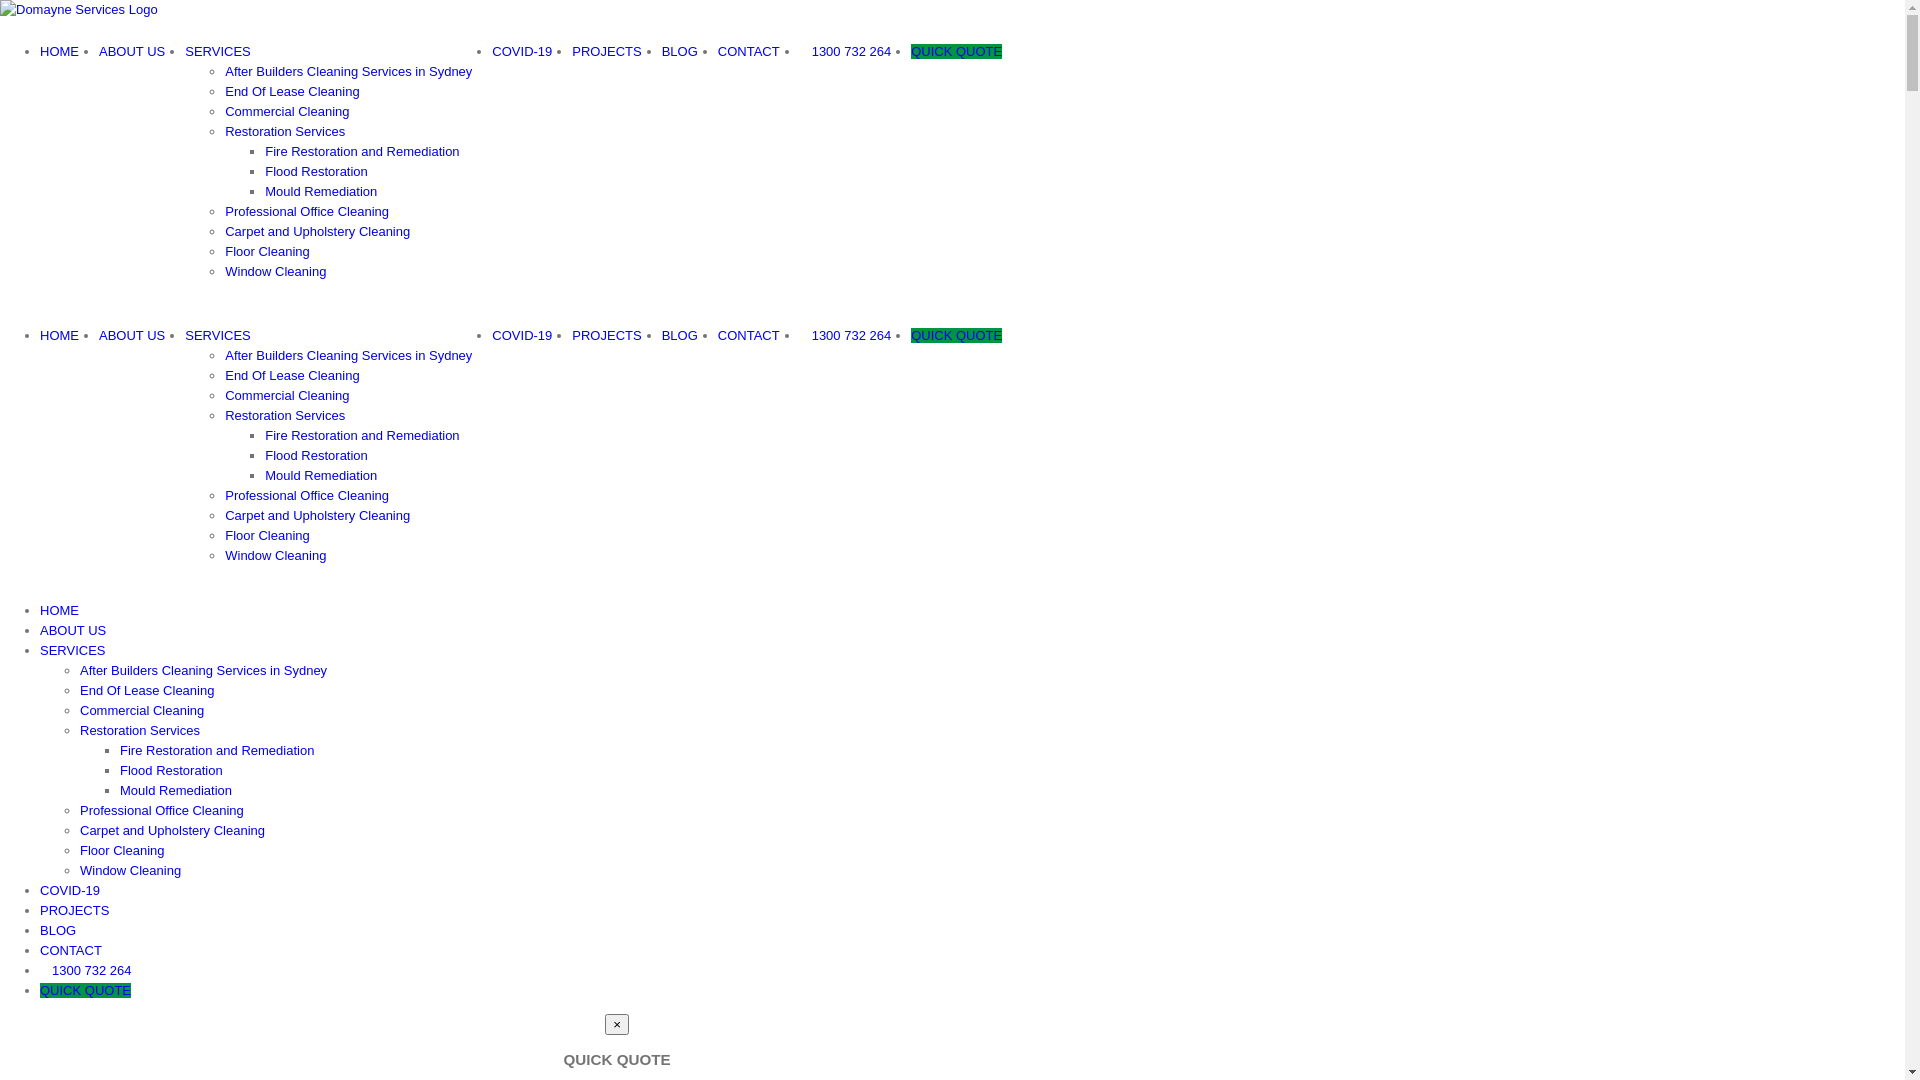  I want to click on 'Mould Remediation', so click(321, 191).